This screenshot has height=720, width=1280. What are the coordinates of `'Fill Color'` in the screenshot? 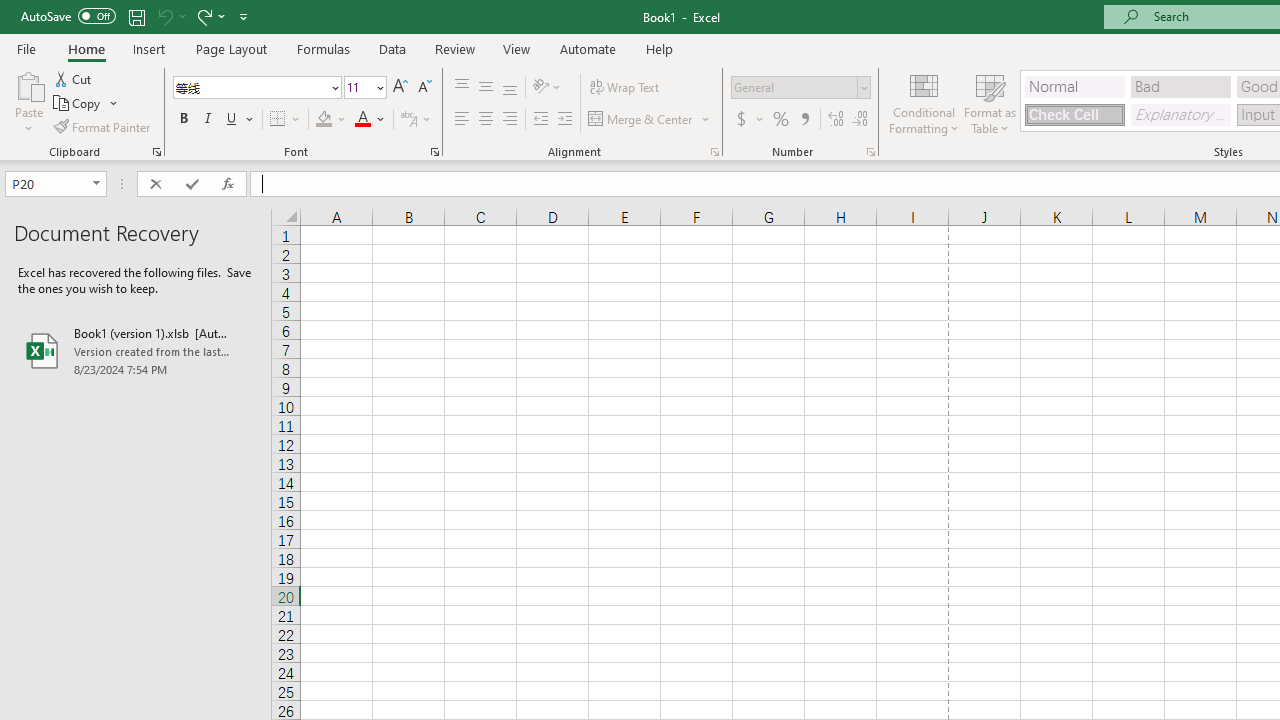 It's located at (331, 119).